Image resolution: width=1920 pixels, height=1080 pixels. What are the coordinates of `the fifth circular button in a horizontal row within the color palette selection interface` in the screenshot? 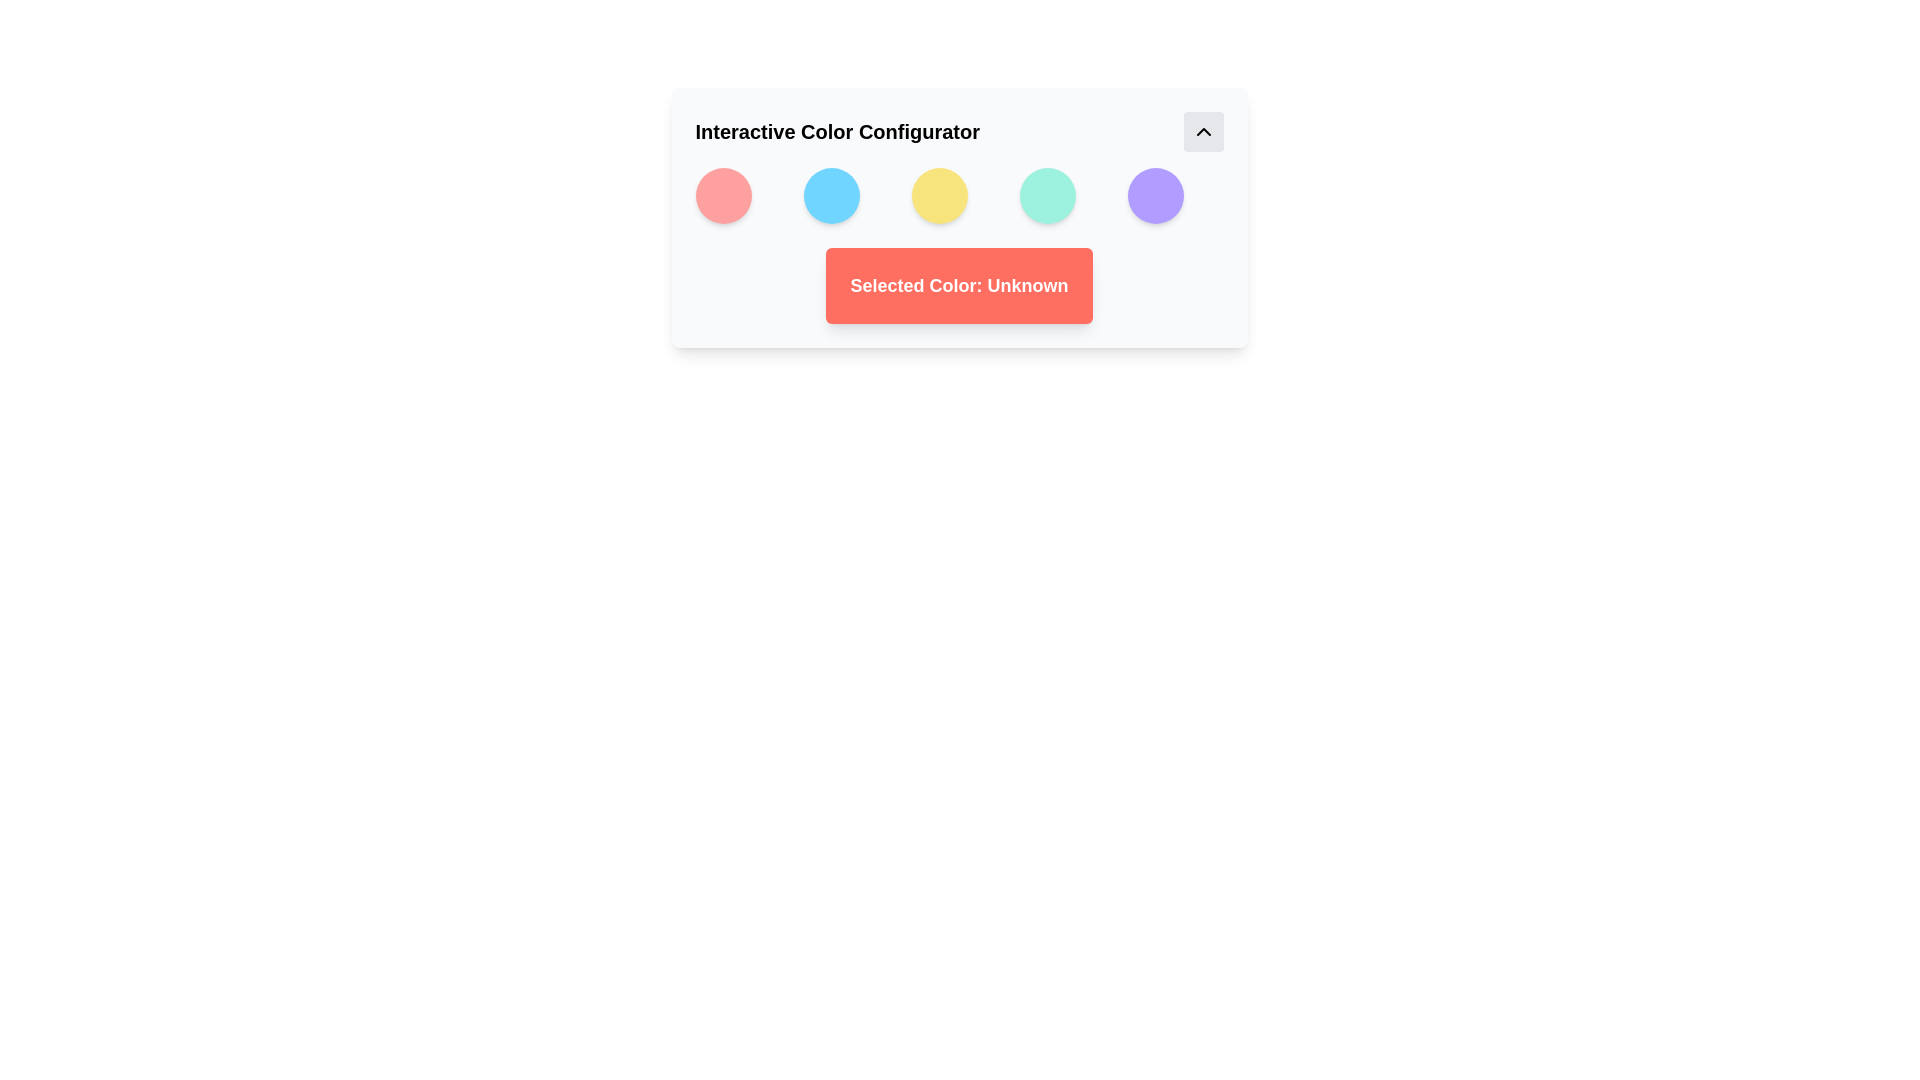 It's located at (1155, 196).